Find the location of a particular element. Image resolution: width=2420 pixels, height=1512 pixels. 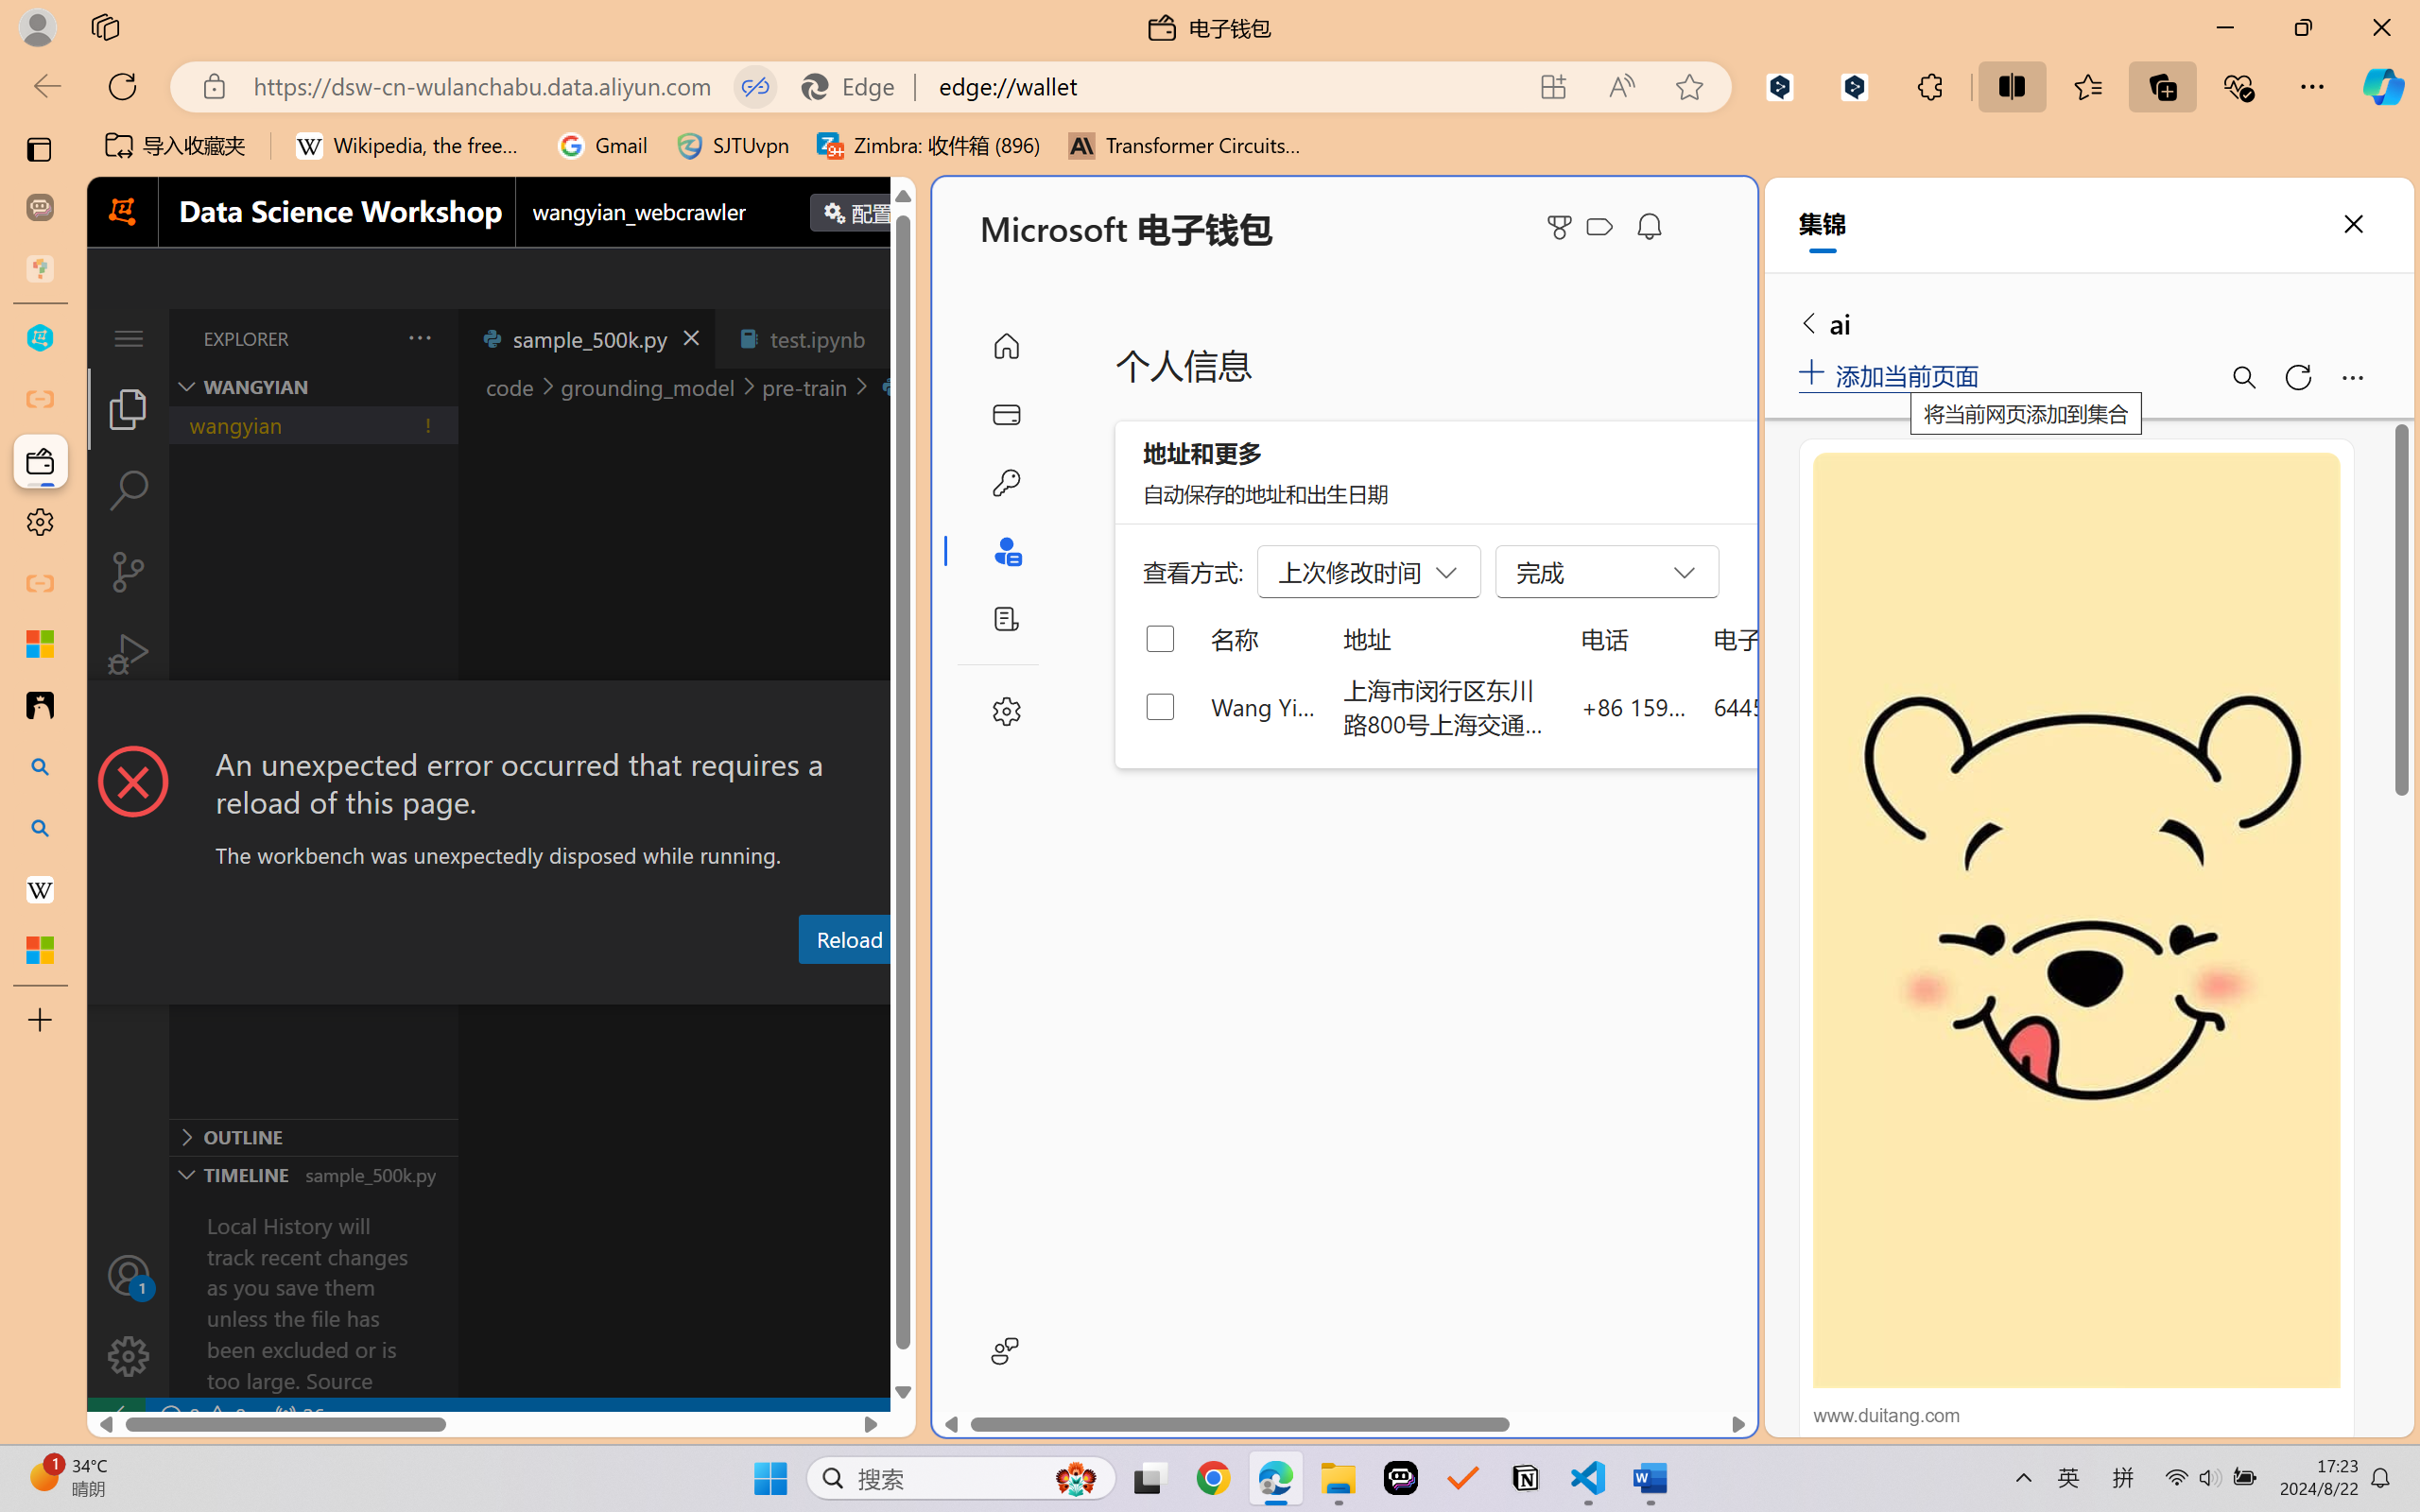

'Source Control (Ctrl+Shift+G)' is located at coordinates (127, 572).